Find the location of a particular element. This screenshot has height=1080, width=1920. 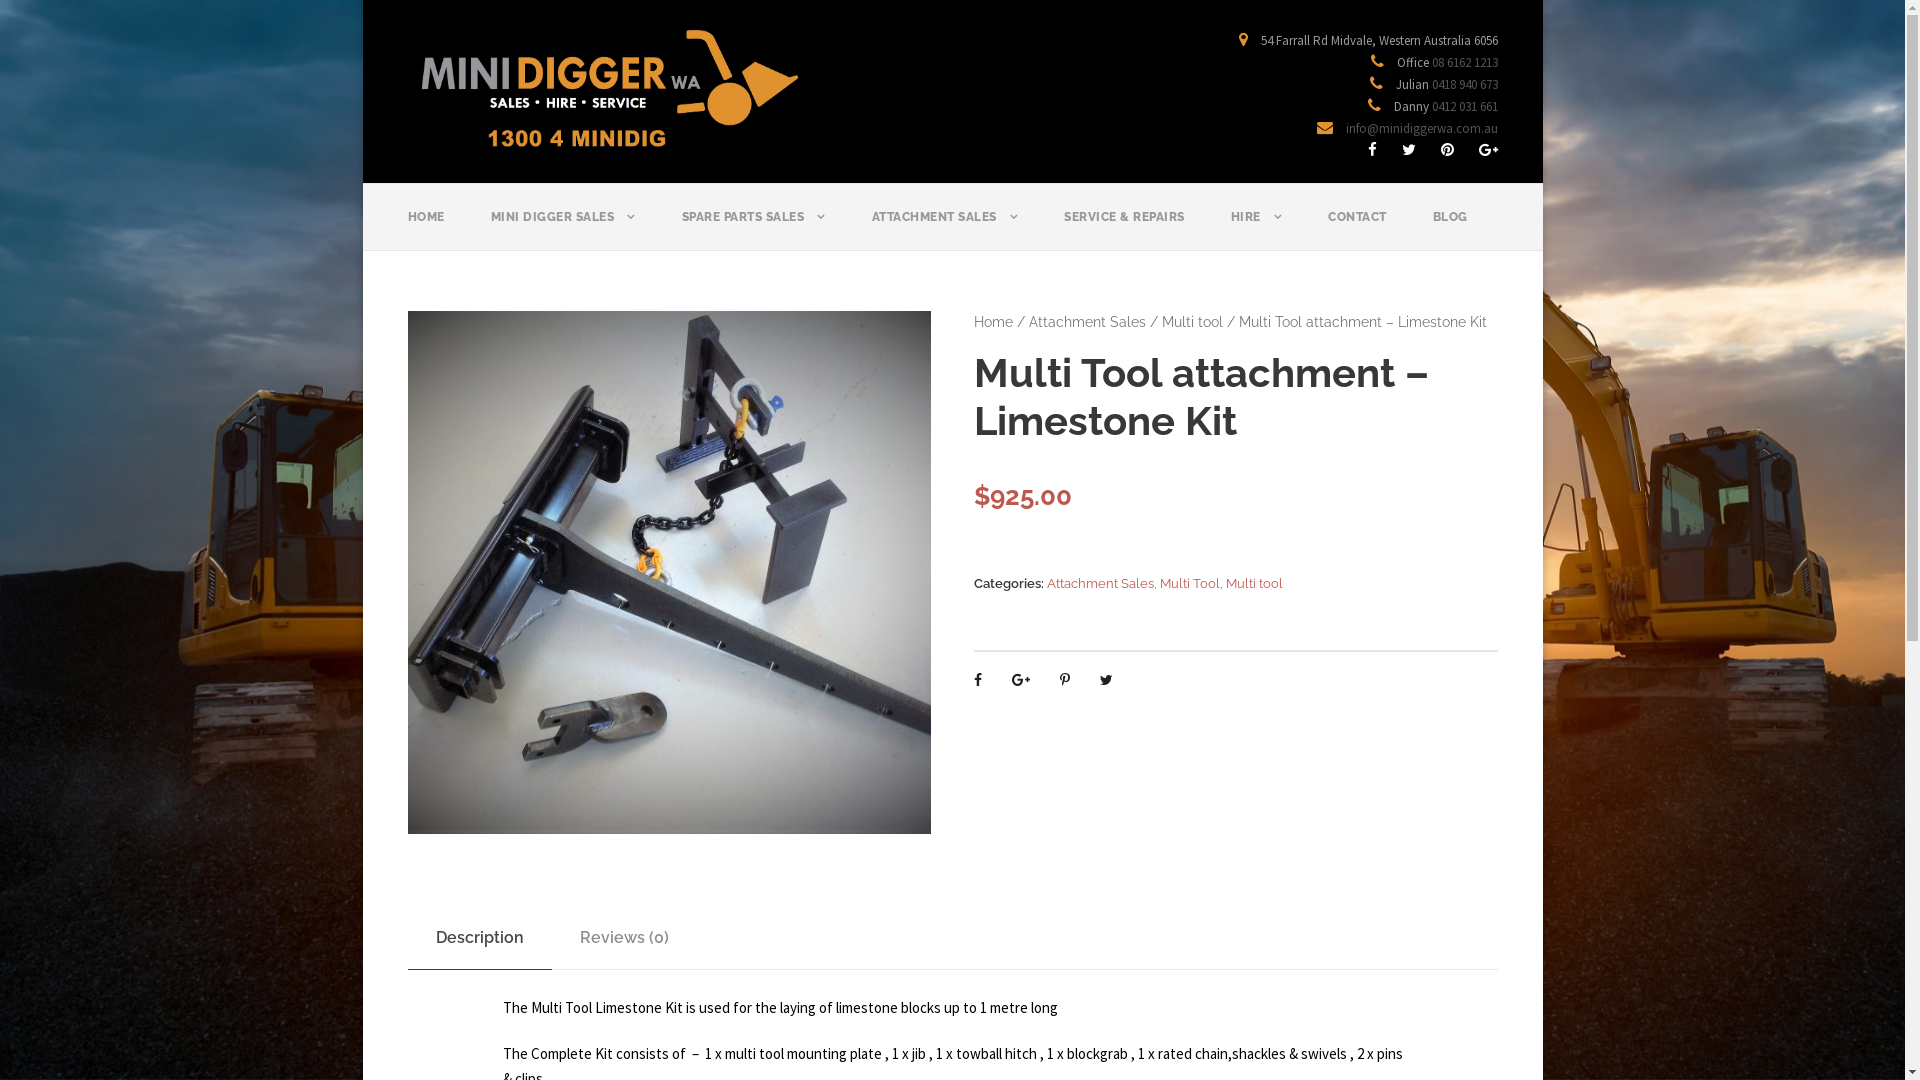

'0418 940 673' is located at coordinates (1464, 83).